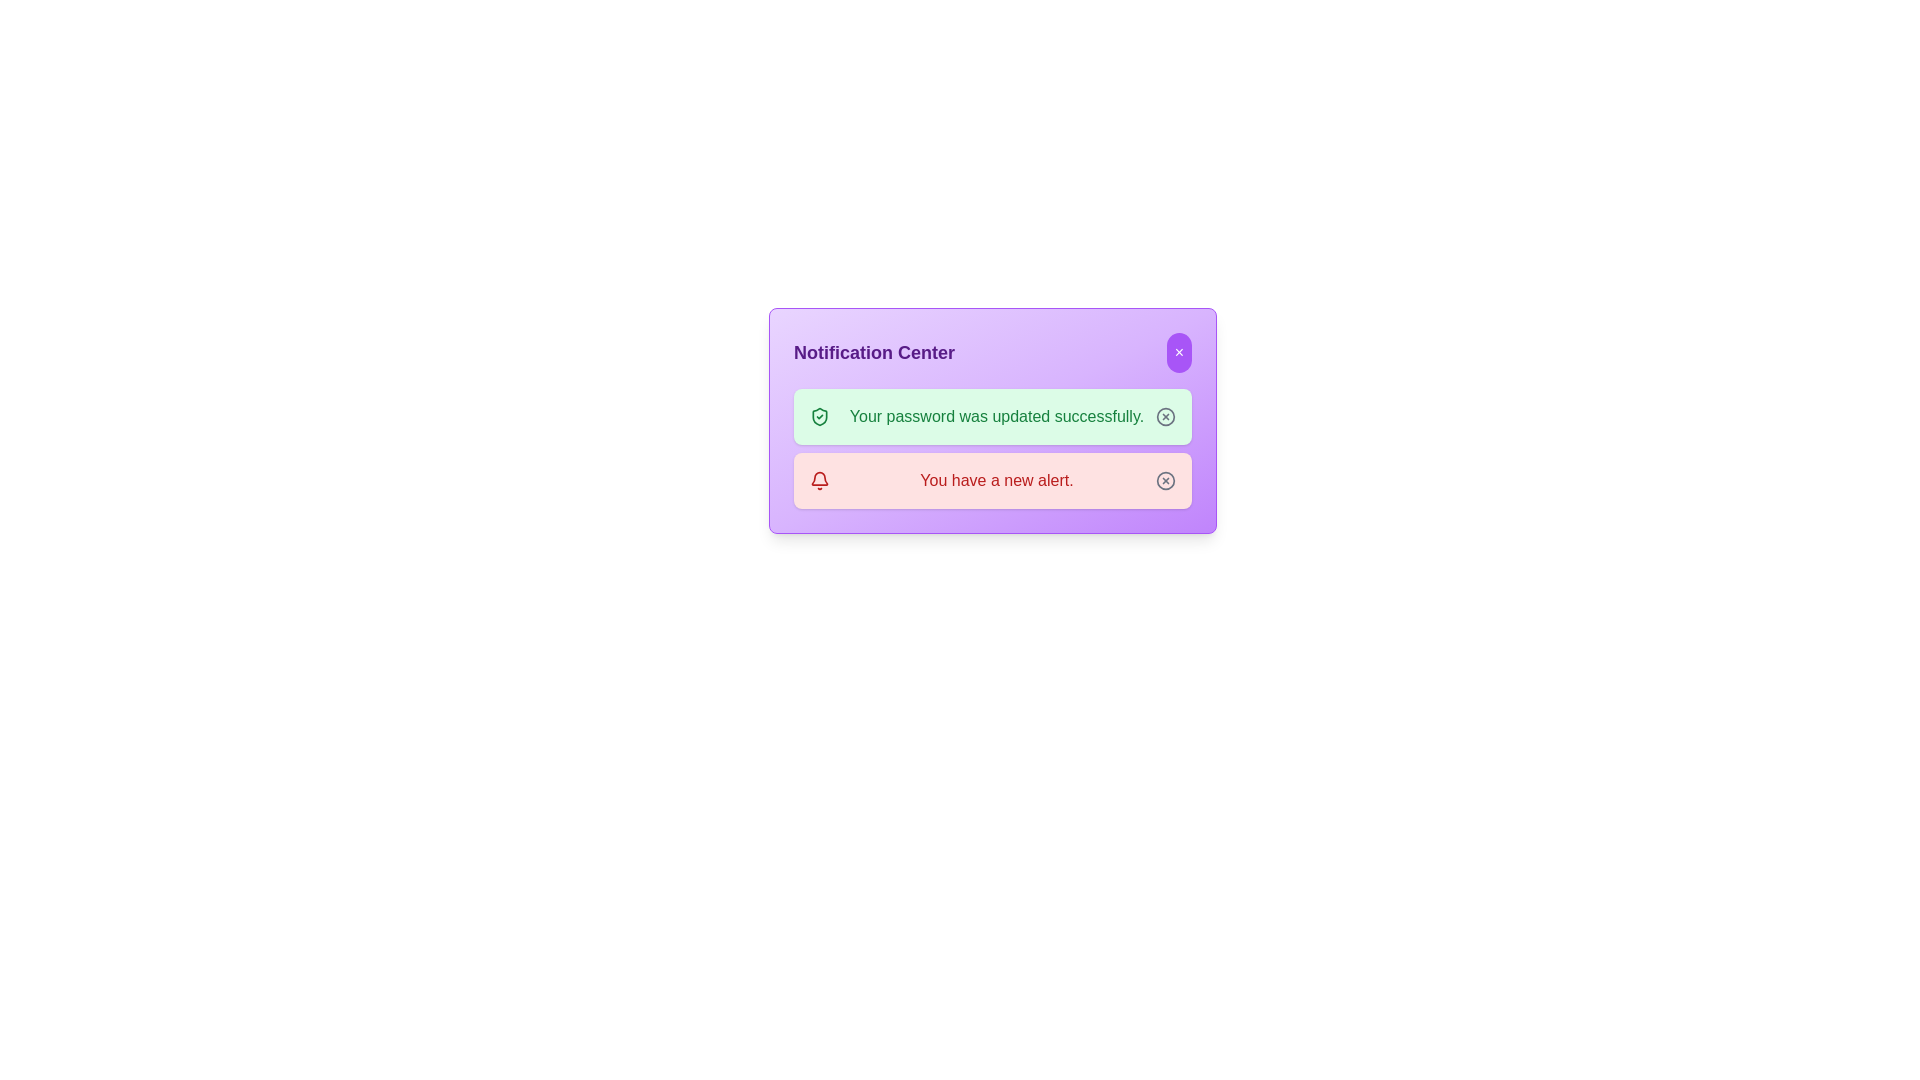 The height and width of the screenshot is (1080, 1920). I want to click on the circular close button with a purple background and a white '×' character, so click(1179, 352).